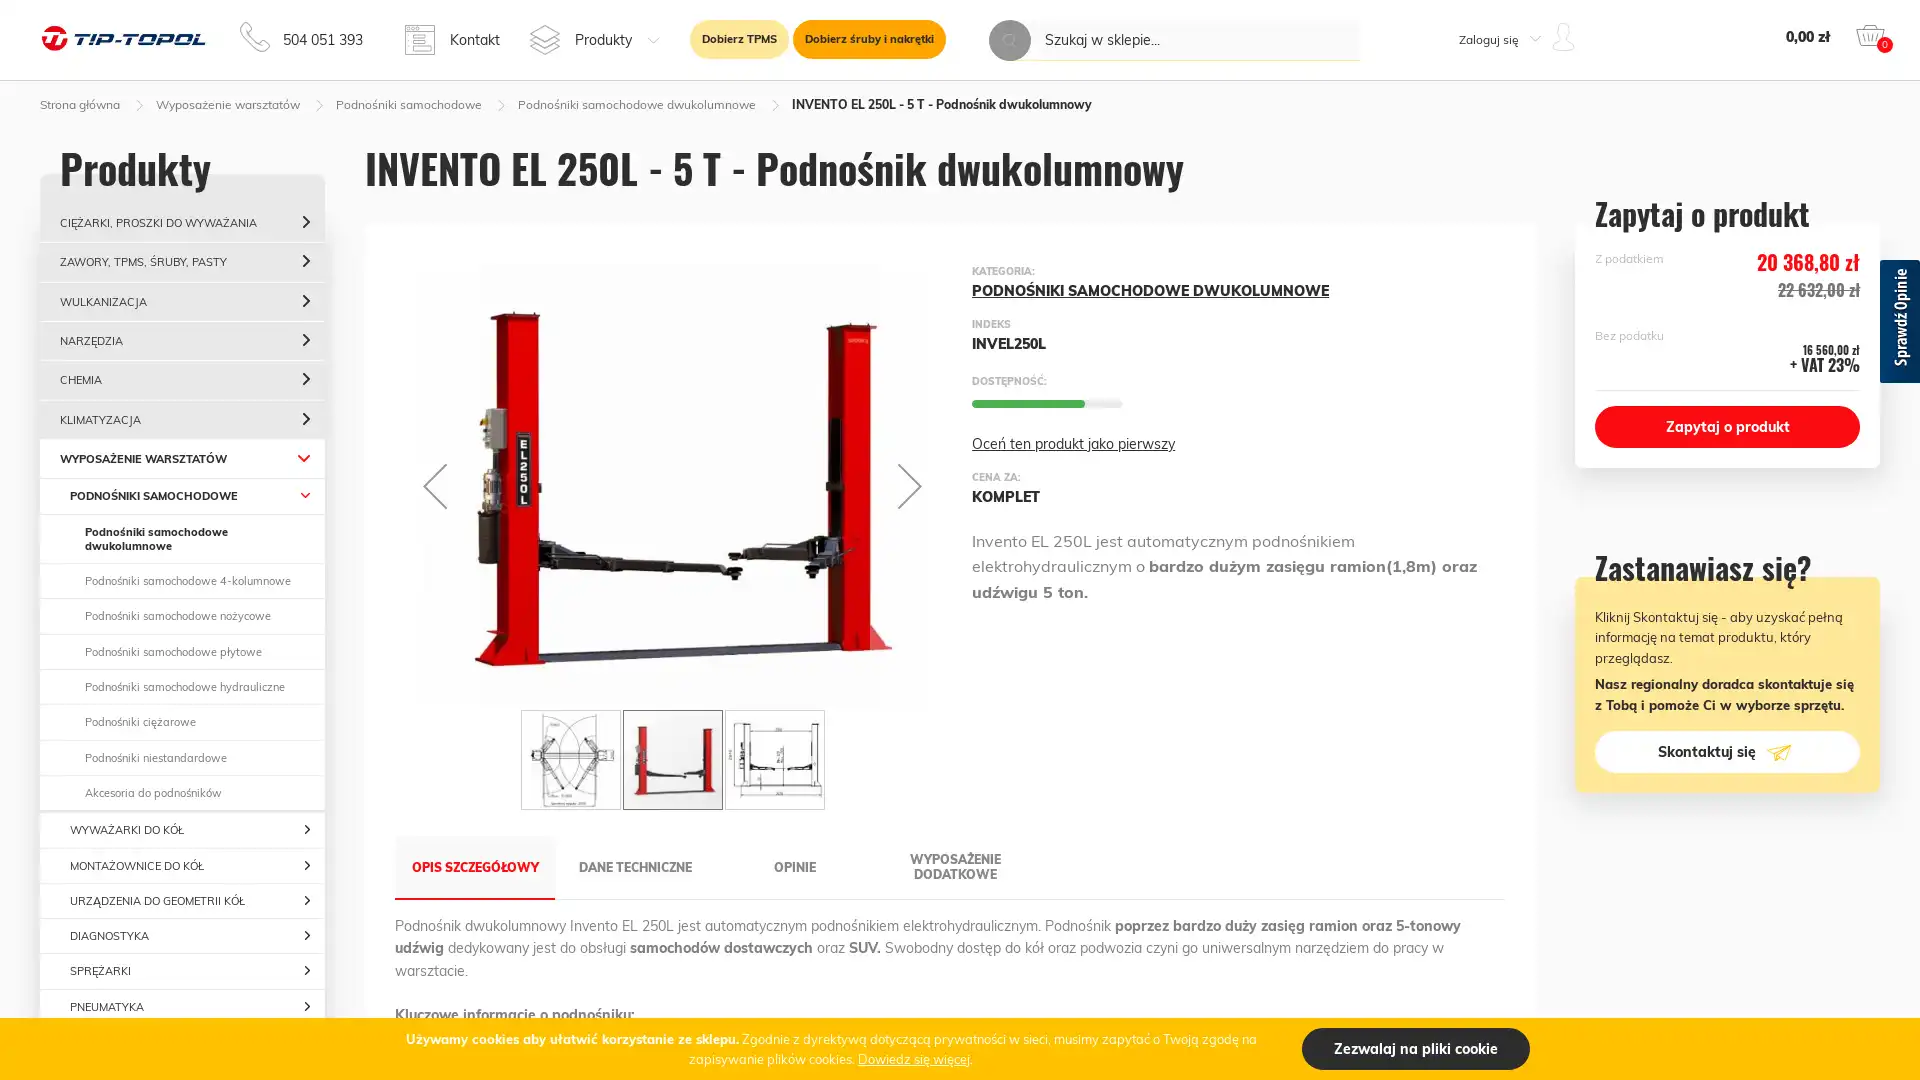 This screenshot has width=1920, height=1080. I want to click on Szukaj, so click(1009, 40).